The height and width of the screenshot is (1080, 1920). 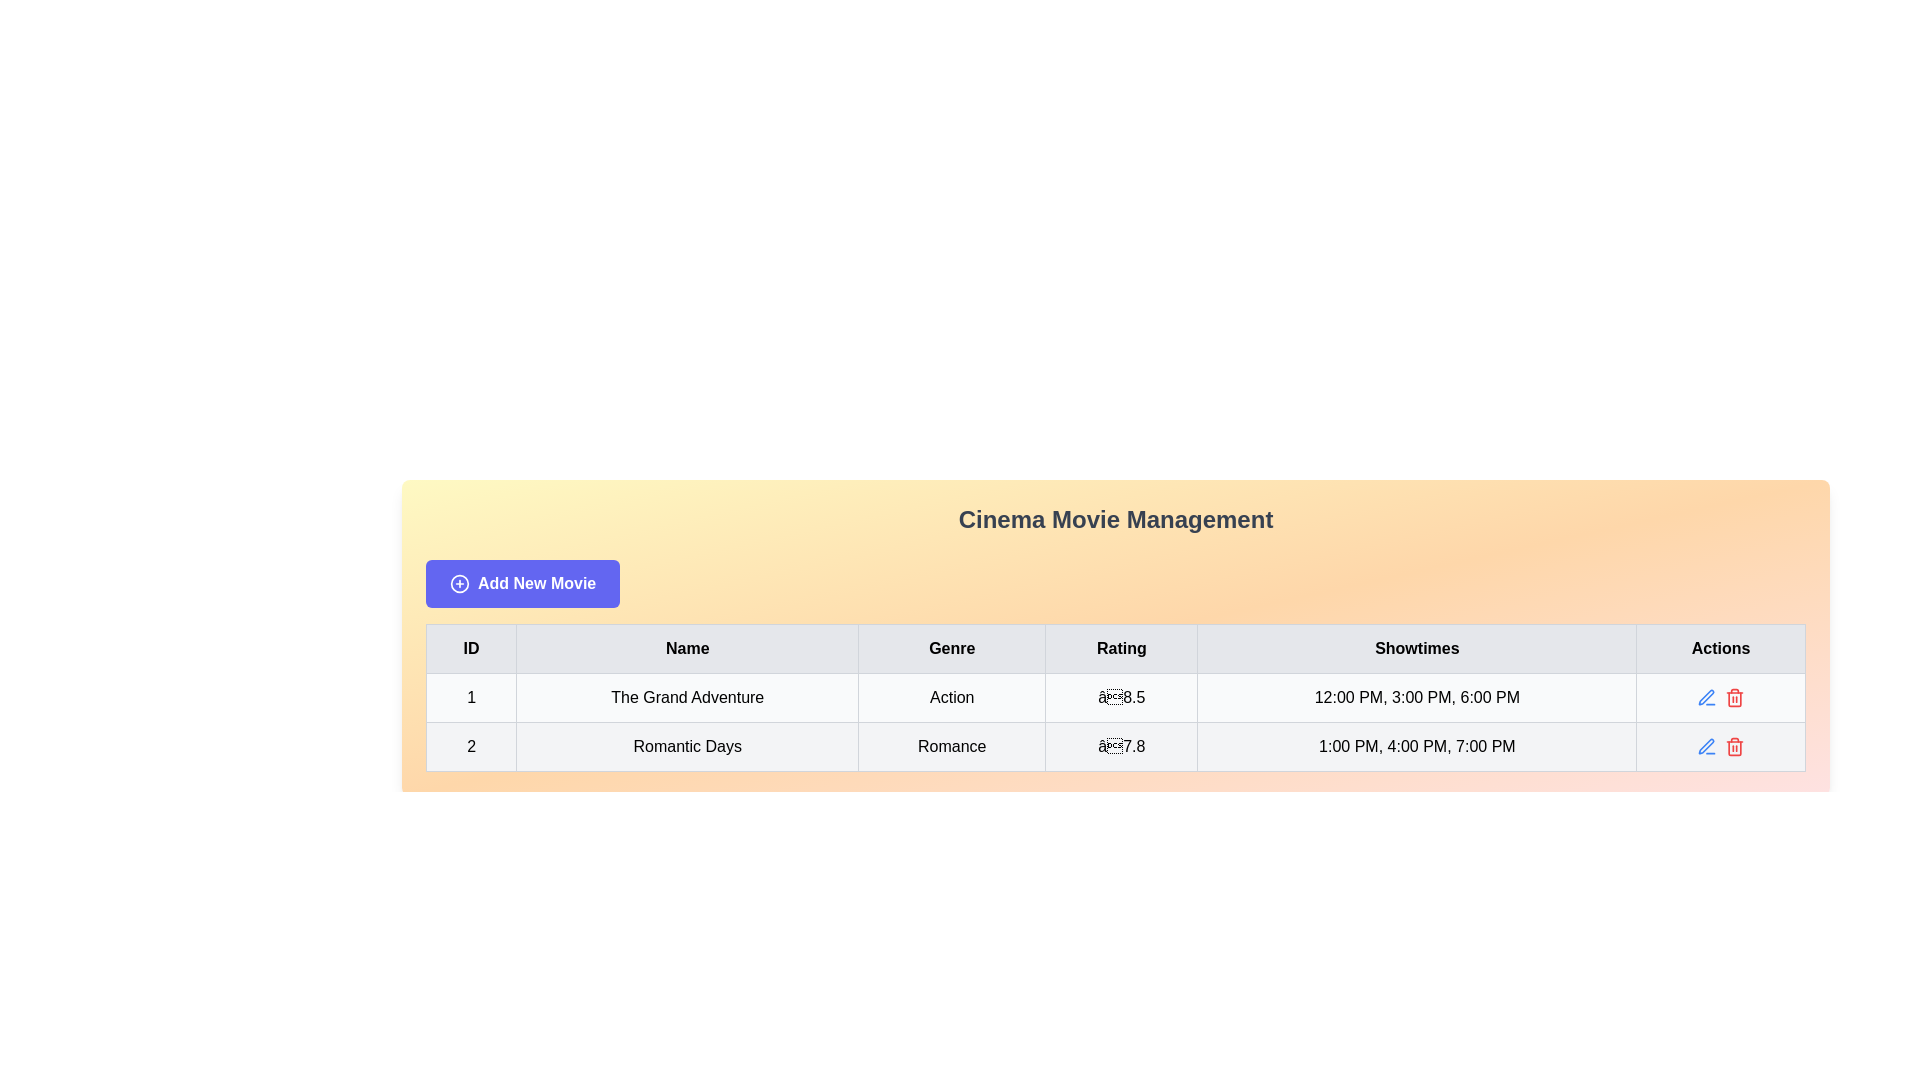 What do you see at coordinates (1121, 747) in the screenshot?
I see `the static text element displaying the rating score, which is positioned in the fourth column of the second row of the table layout, between the 'Romance' genre and the showtimes cell` at bounding box center [1121, 747].